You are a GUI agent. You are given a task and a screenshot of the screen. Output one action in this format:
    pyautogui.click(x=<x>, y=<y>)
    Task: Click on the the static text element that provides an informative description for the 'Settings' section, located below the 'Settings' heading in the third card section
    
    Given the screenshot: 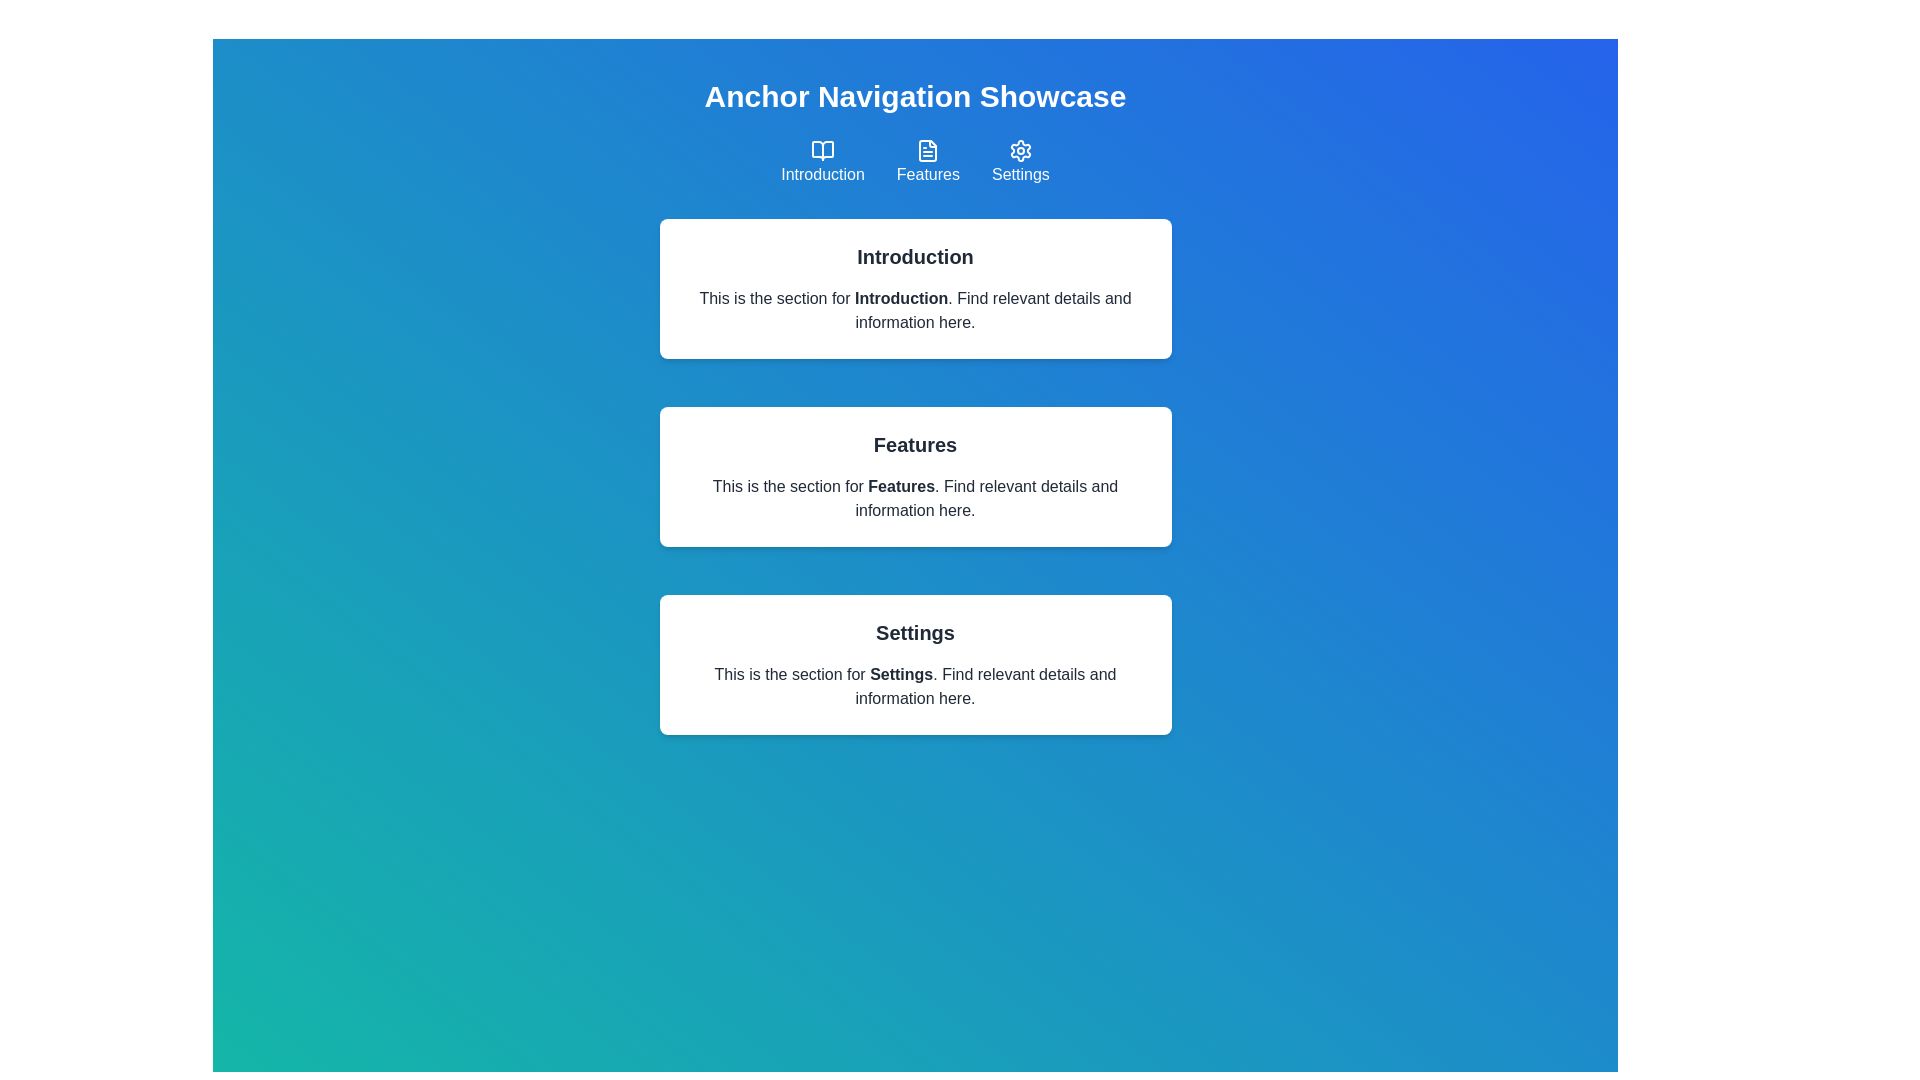 What is the action you would take?
    pyautogui.click(x=914, y=685)
    